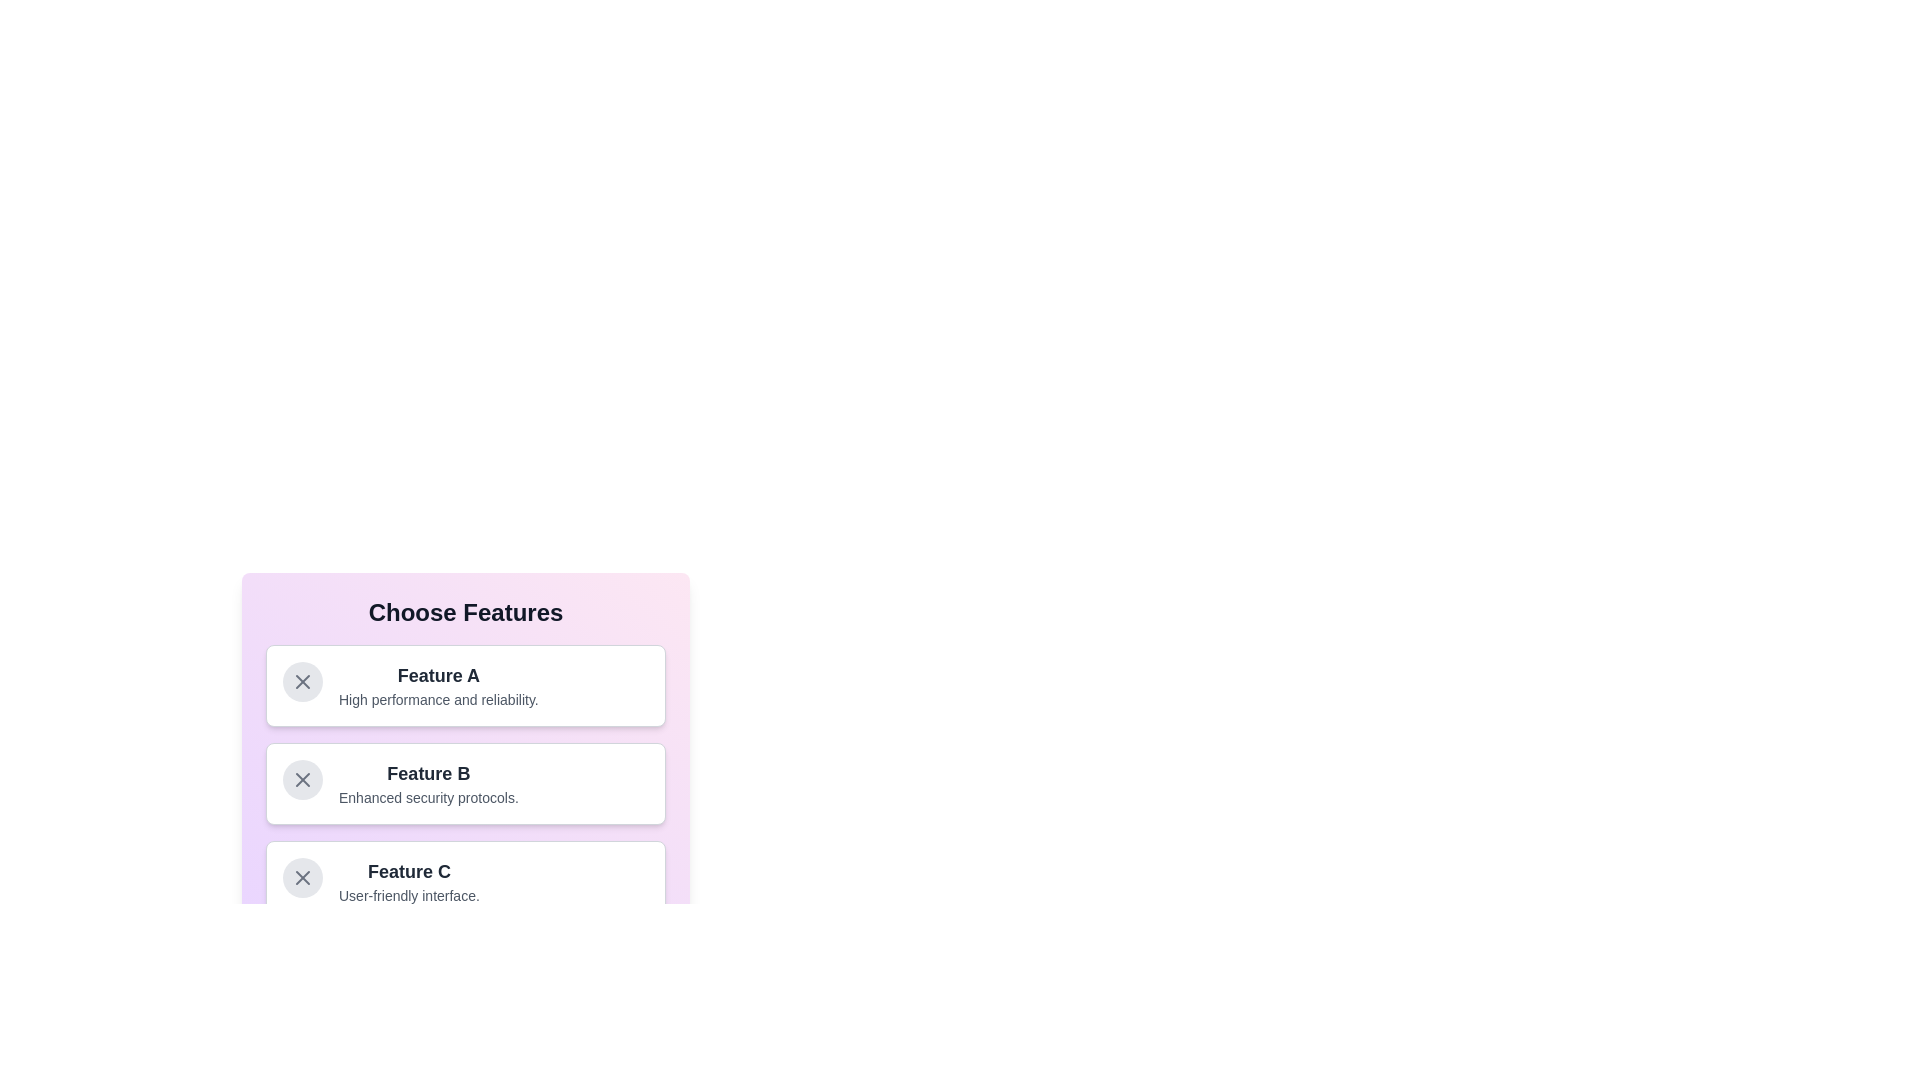 This screenshot has height=1080, width=1920. I want to click on the icon button located to the left of 'Feature B' under the 'Choose Features' section, so click(301, 778).